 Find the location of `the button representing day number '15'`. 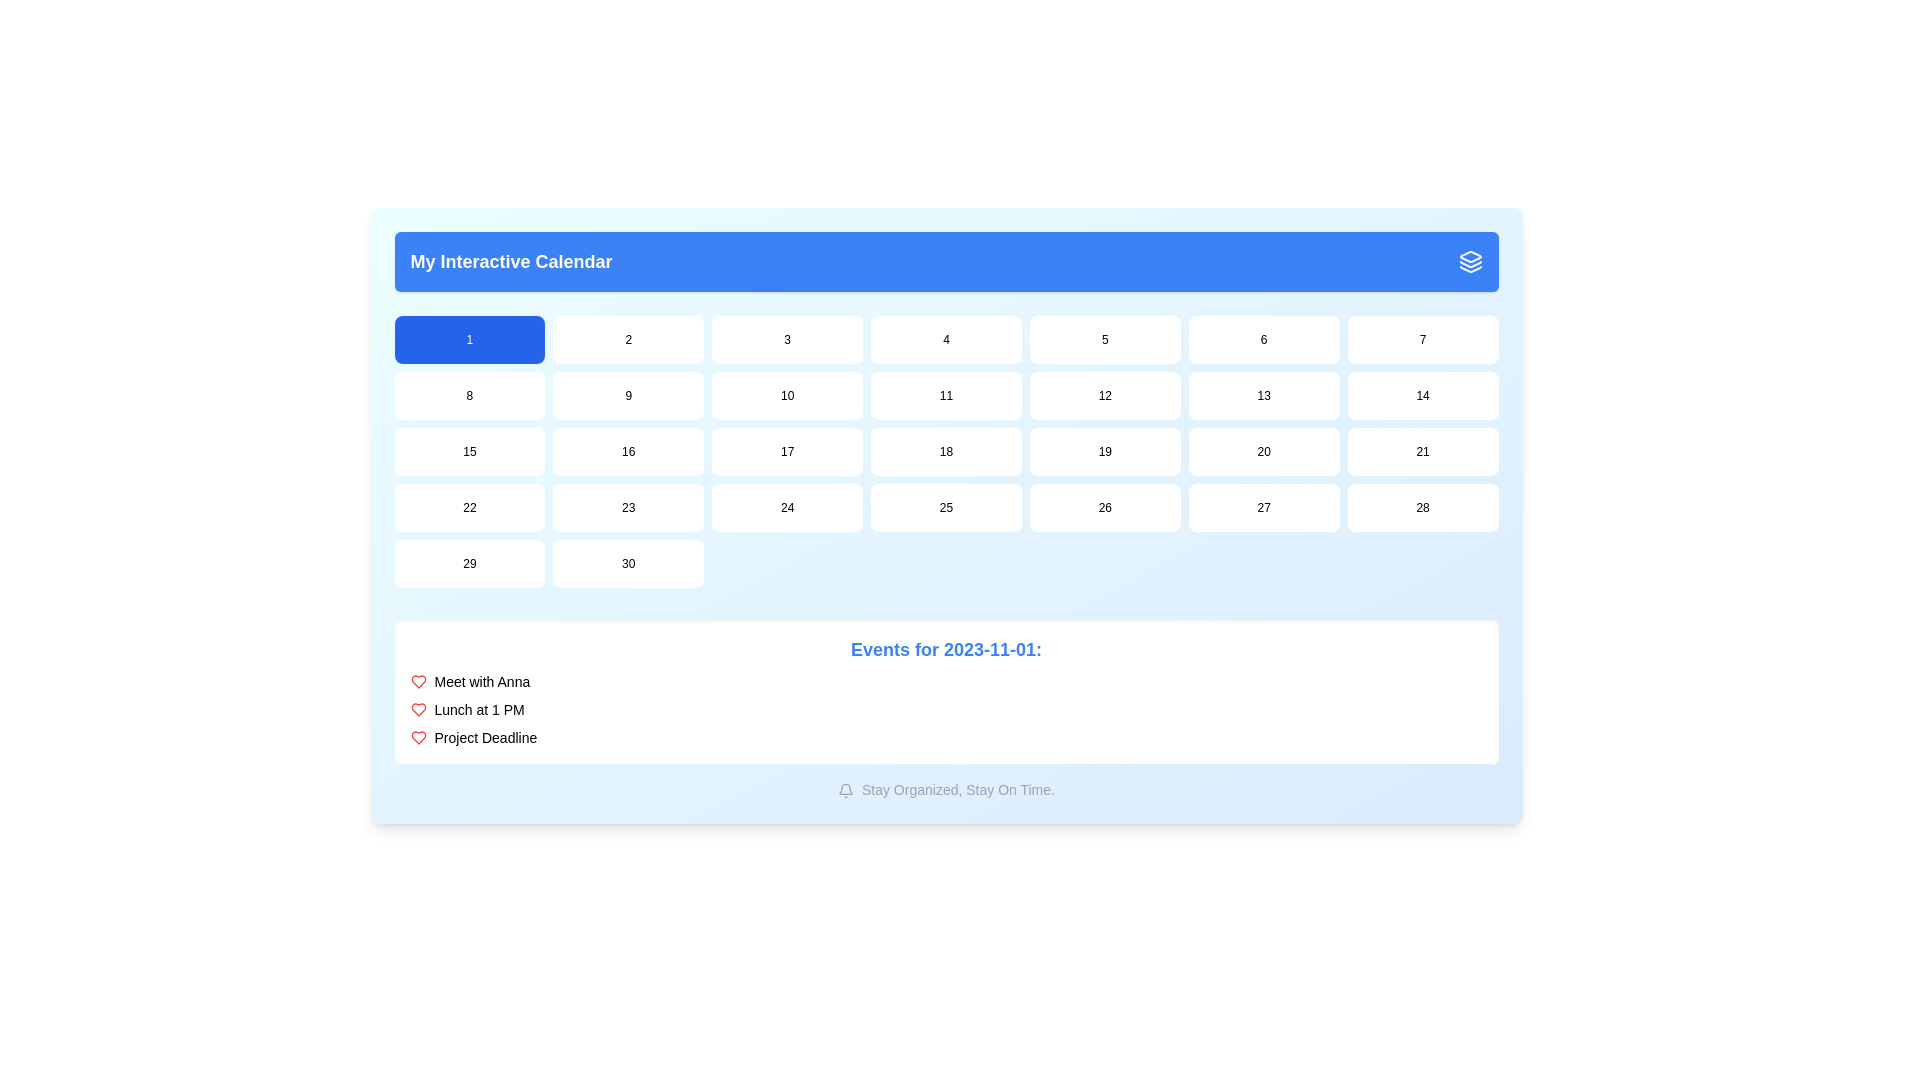

the button representing day number '15' is located at coordinates (468, 451).